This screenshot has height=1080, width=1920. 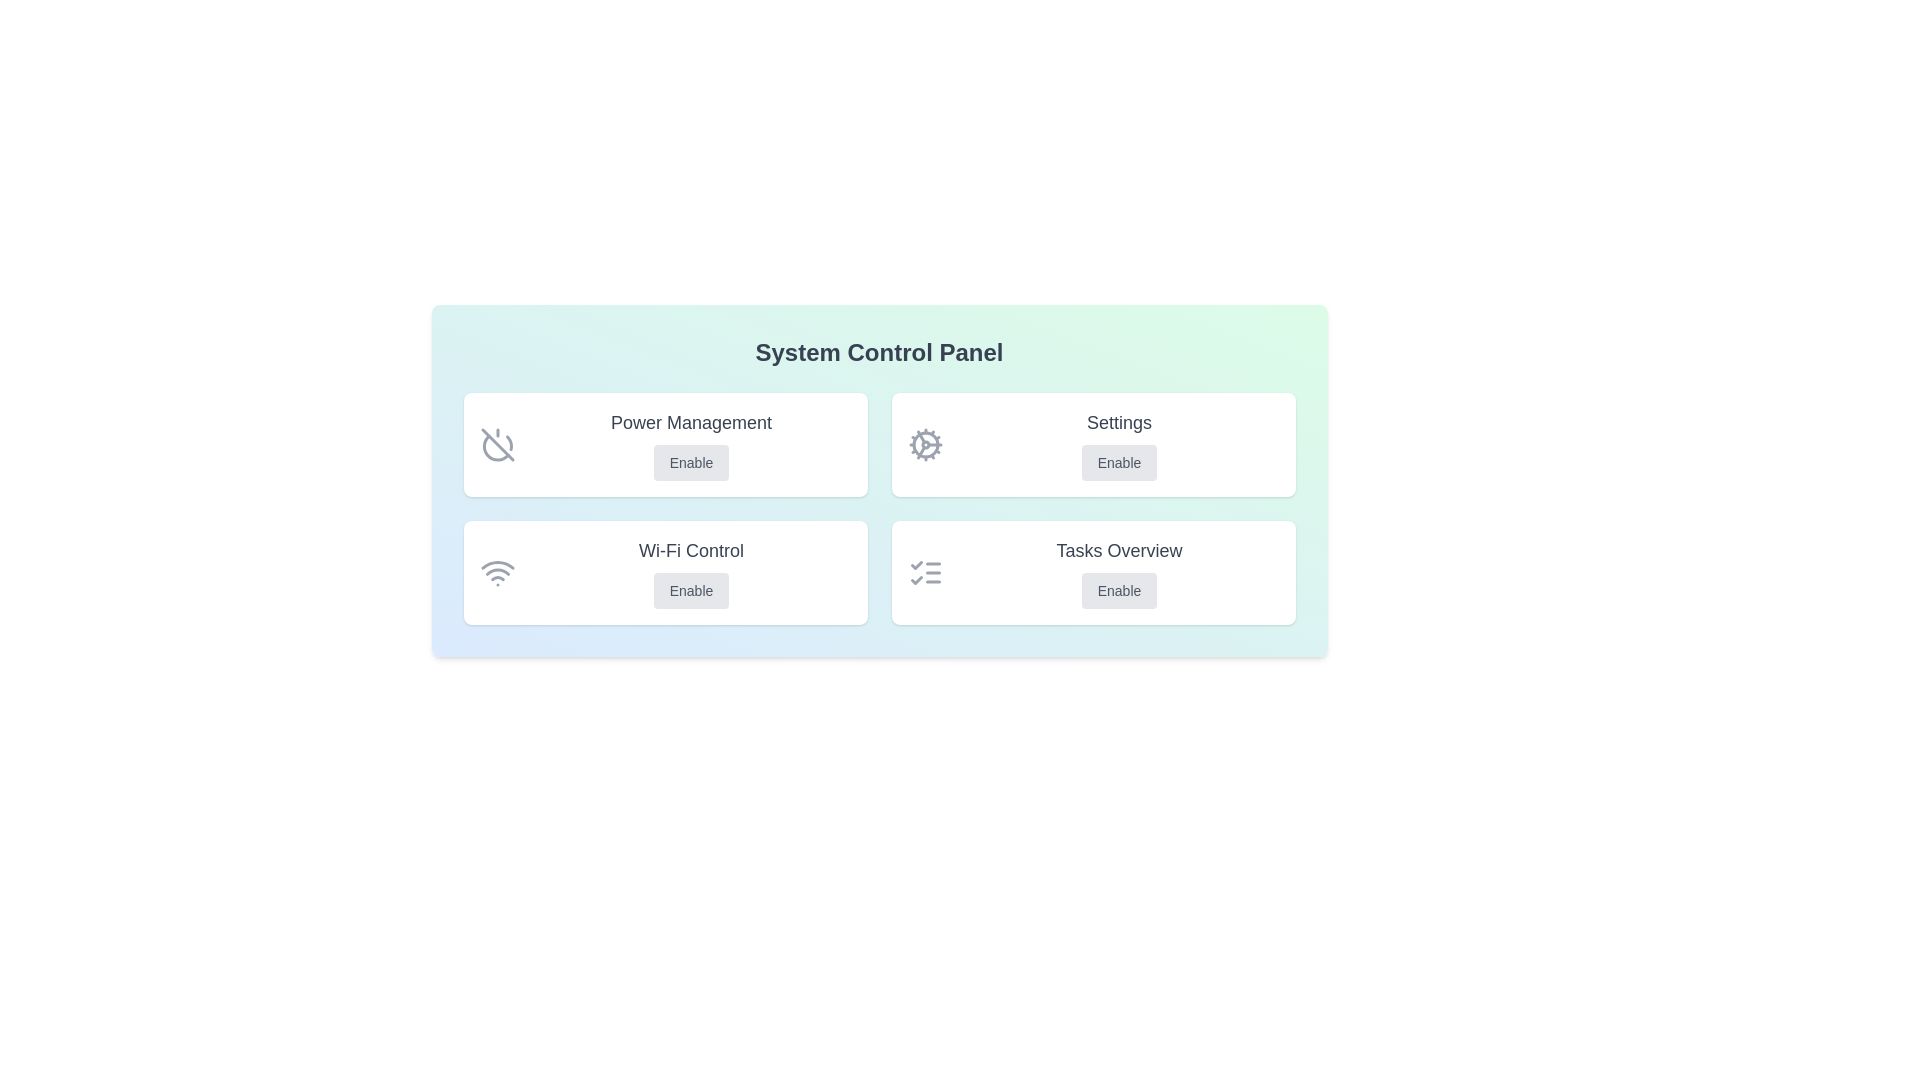 What do you see at coordinates (1092, 573) in the screenshot?
I see `the 'Enable' button on the Card component located in the fourth position of the grid layout under the 'System Control Panel' heading` at bounding box center [1092, 573].